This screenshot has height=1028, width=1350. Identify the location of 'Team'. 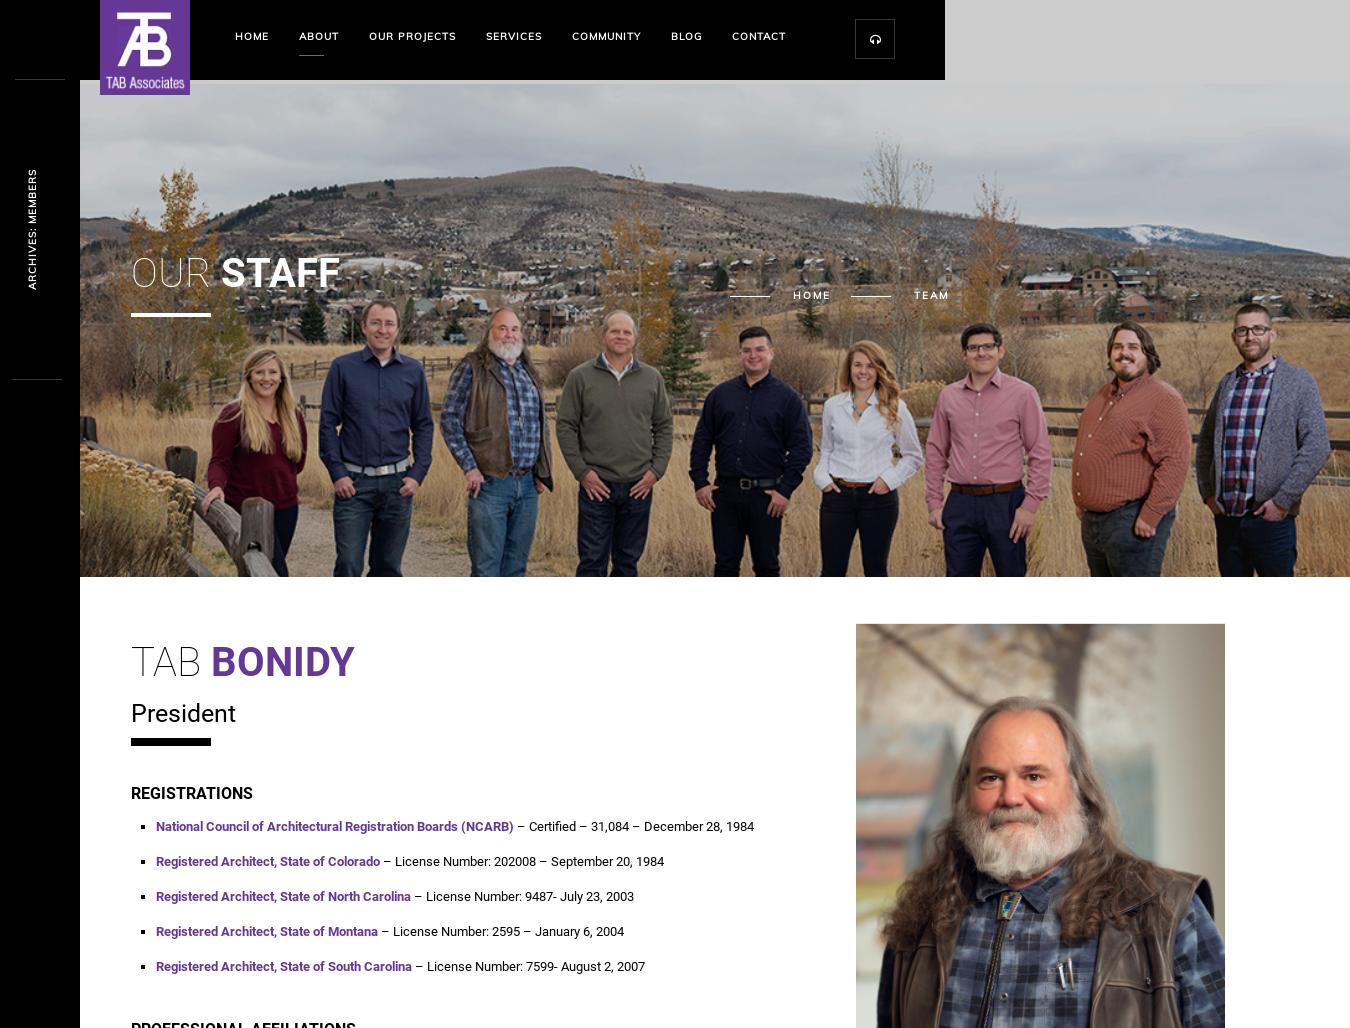
(929, 295).